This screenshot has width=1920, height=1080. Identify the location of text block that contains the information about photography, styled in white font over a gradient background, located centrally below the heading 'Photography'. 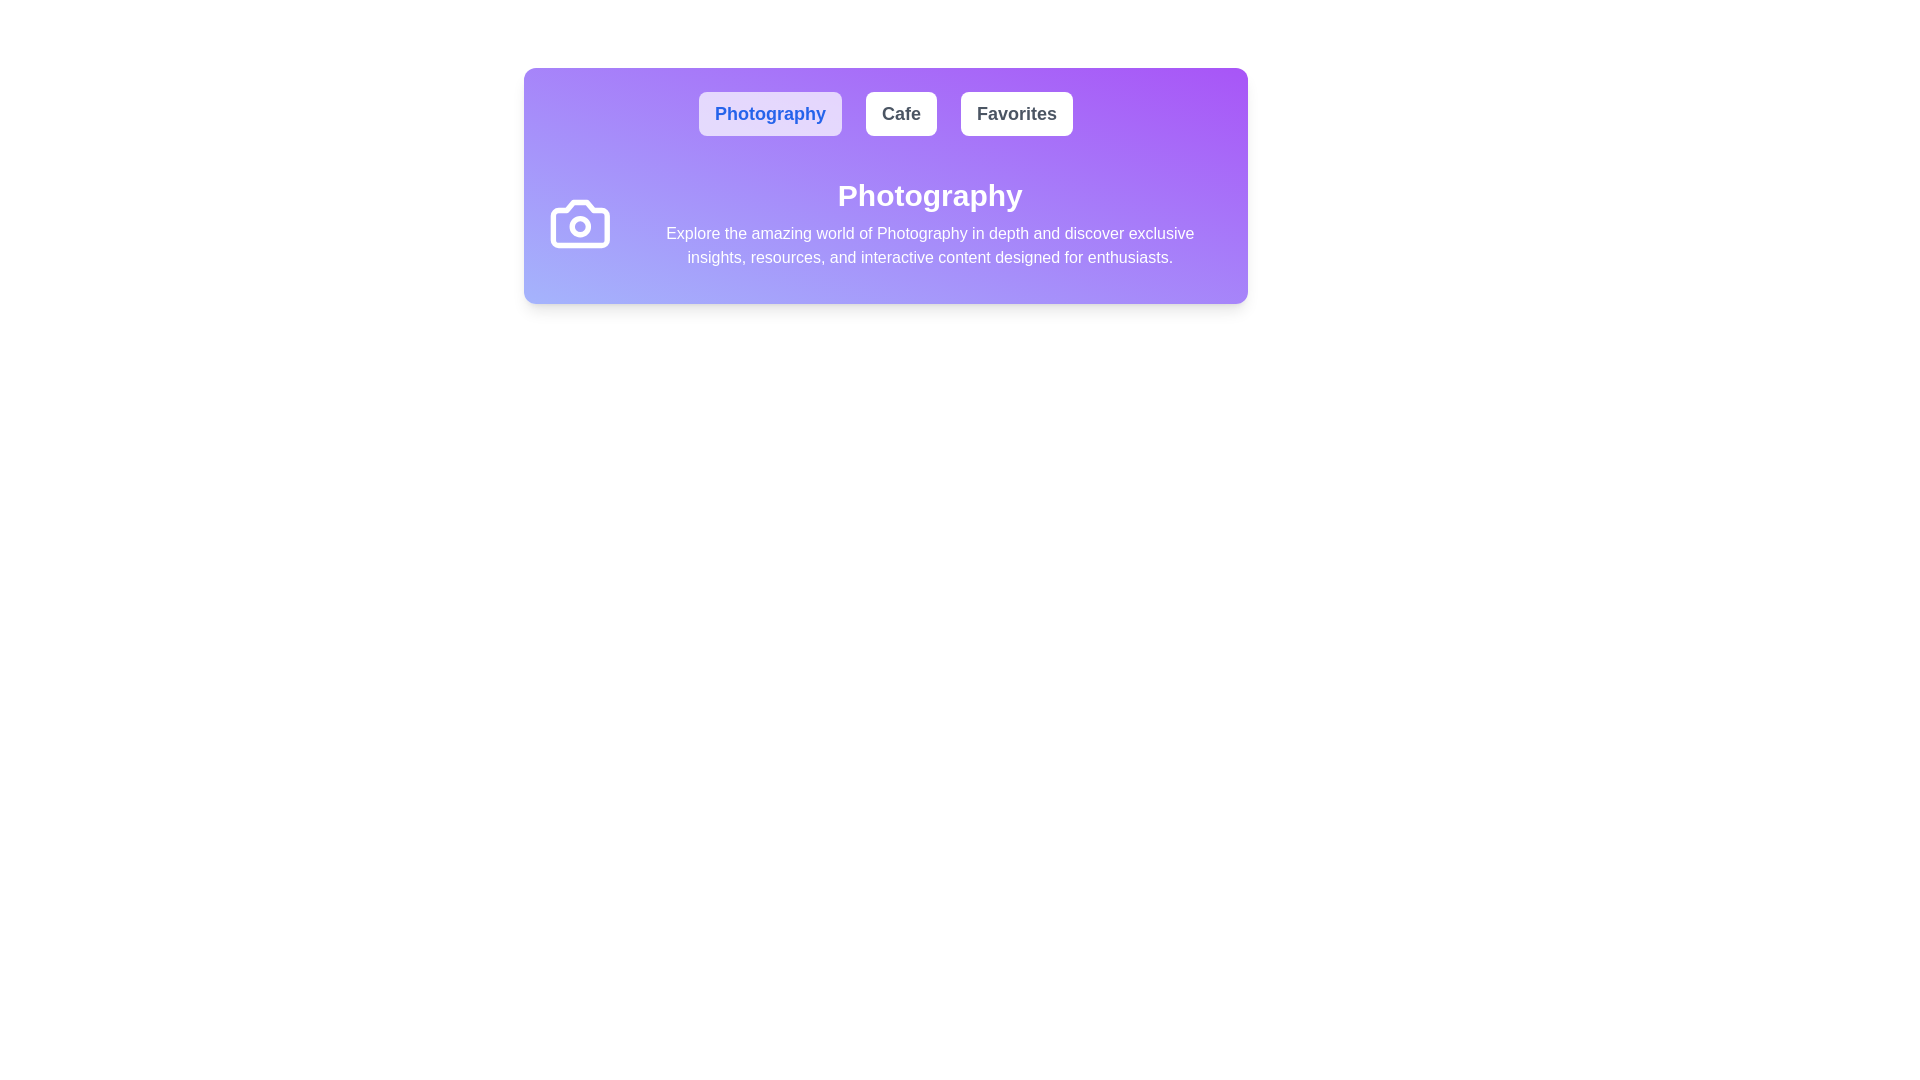
(929, 245).